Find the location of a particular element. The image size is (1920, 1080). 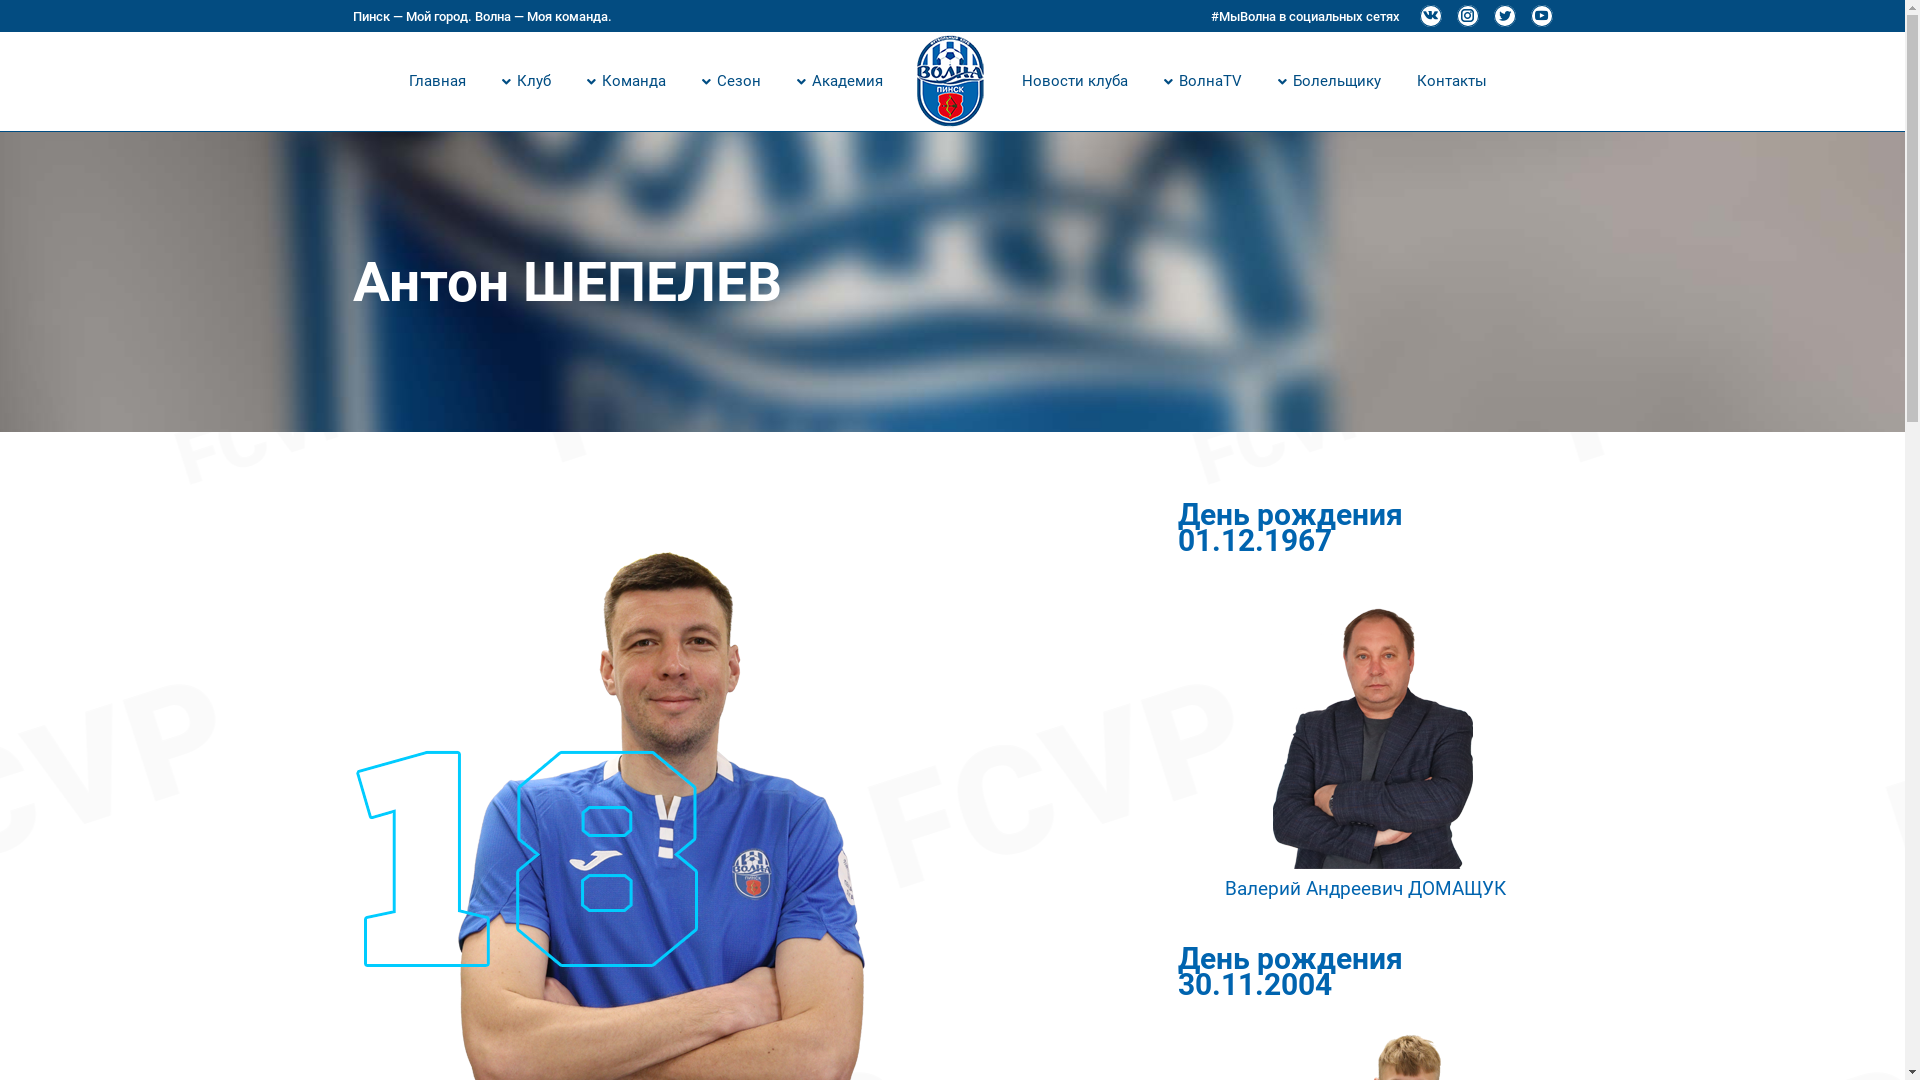

'Twitter' is located at coordinates (1505, 15).